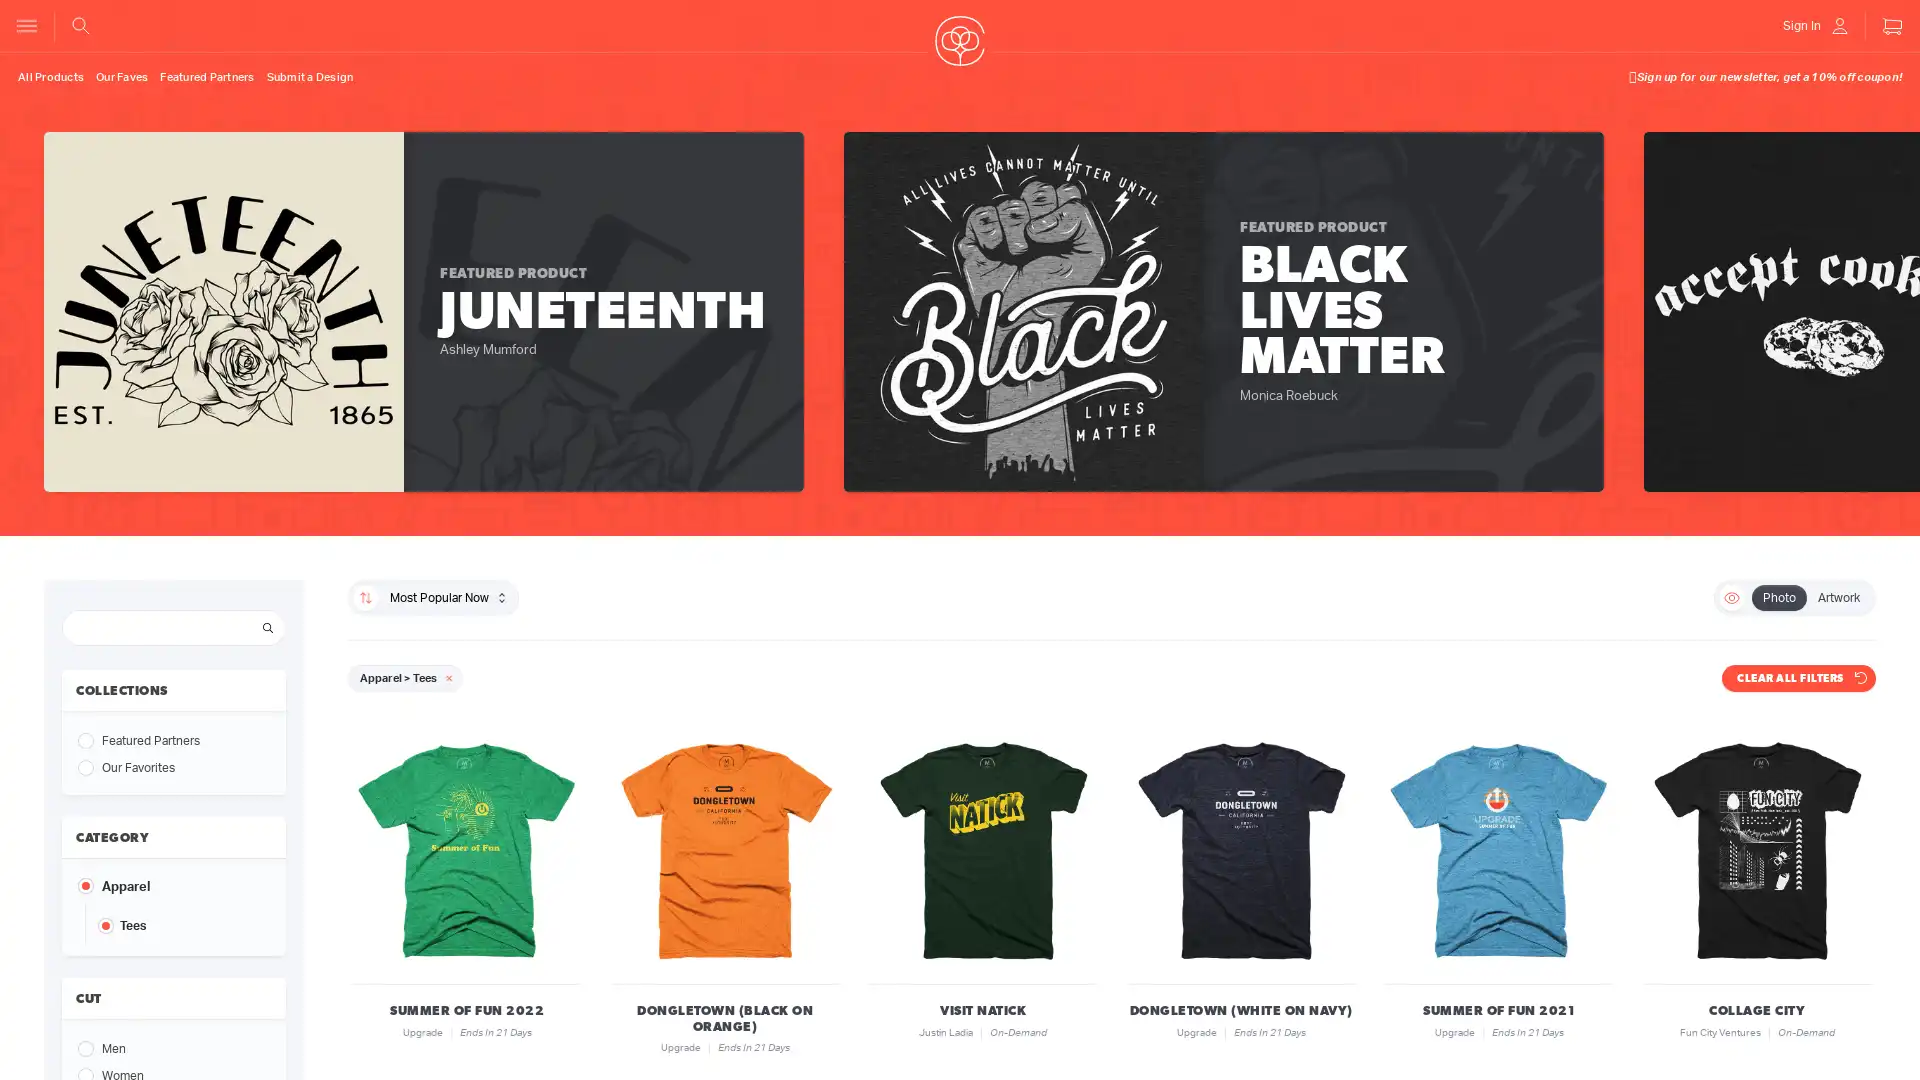  What do you see at coordinates (267, 627) in the screenshot?
I see `Search` at bounding box center [267, 627].